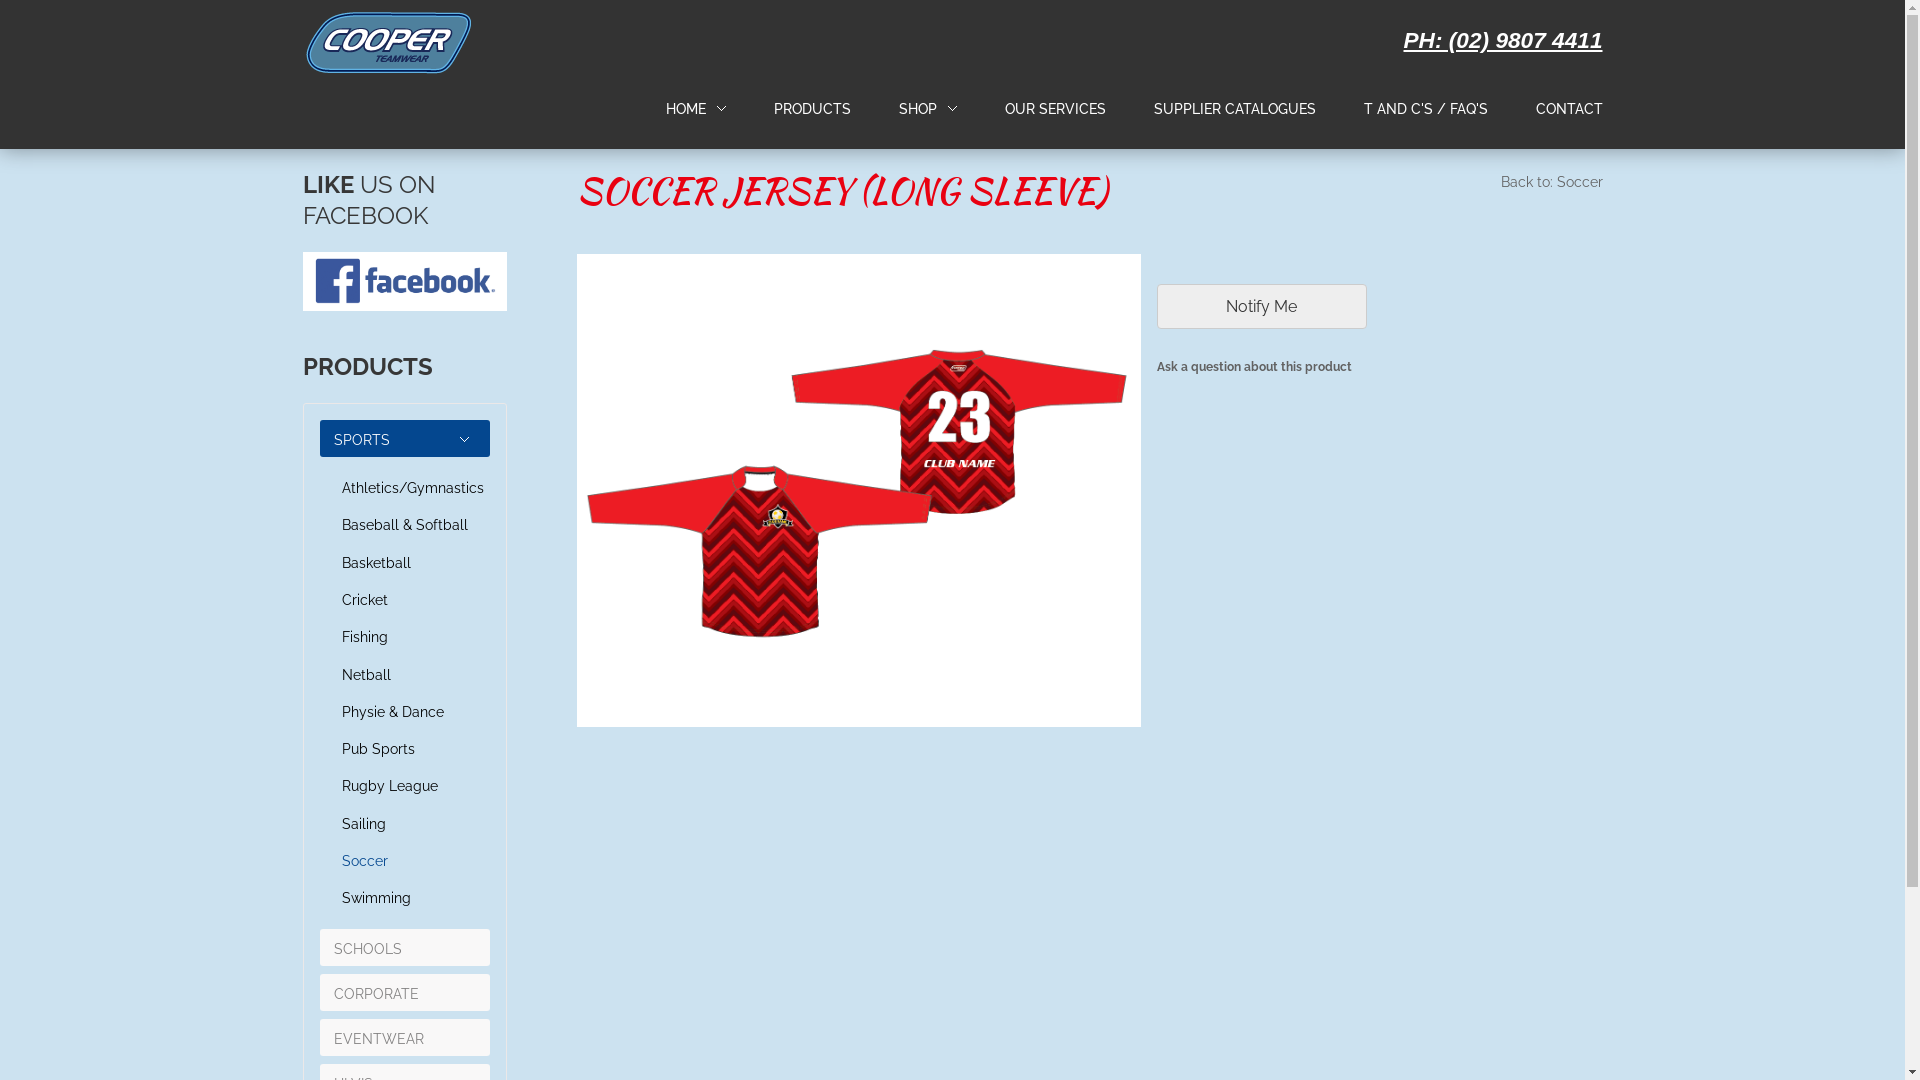  What do you see at coordinates (403, 824) in the screenshot?
I see `'Sailing'` at bounding box center [403, 824].